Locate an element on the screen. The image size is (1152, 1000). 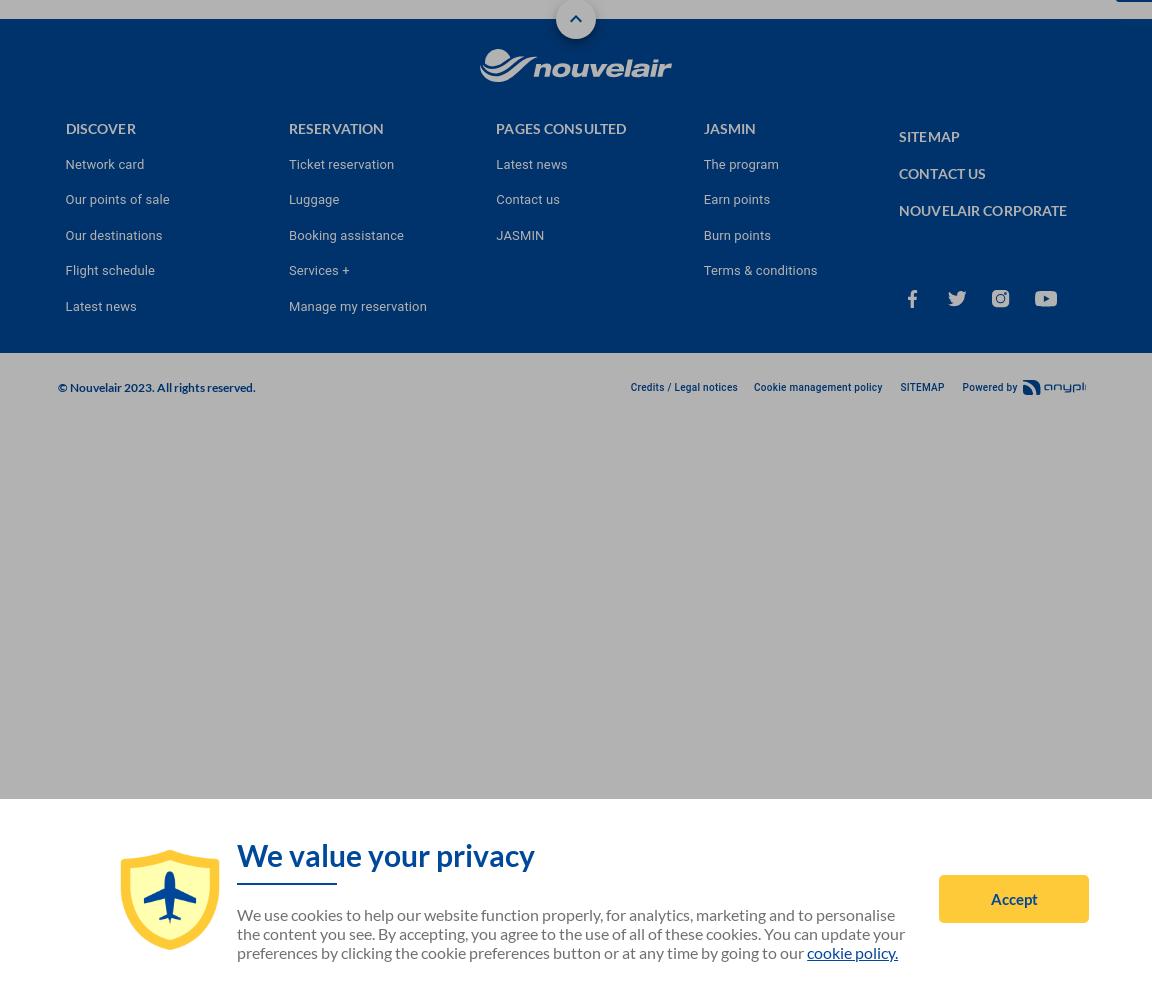
'NOUVELAIR CORPORATE' is located at coordinates (982, 208).